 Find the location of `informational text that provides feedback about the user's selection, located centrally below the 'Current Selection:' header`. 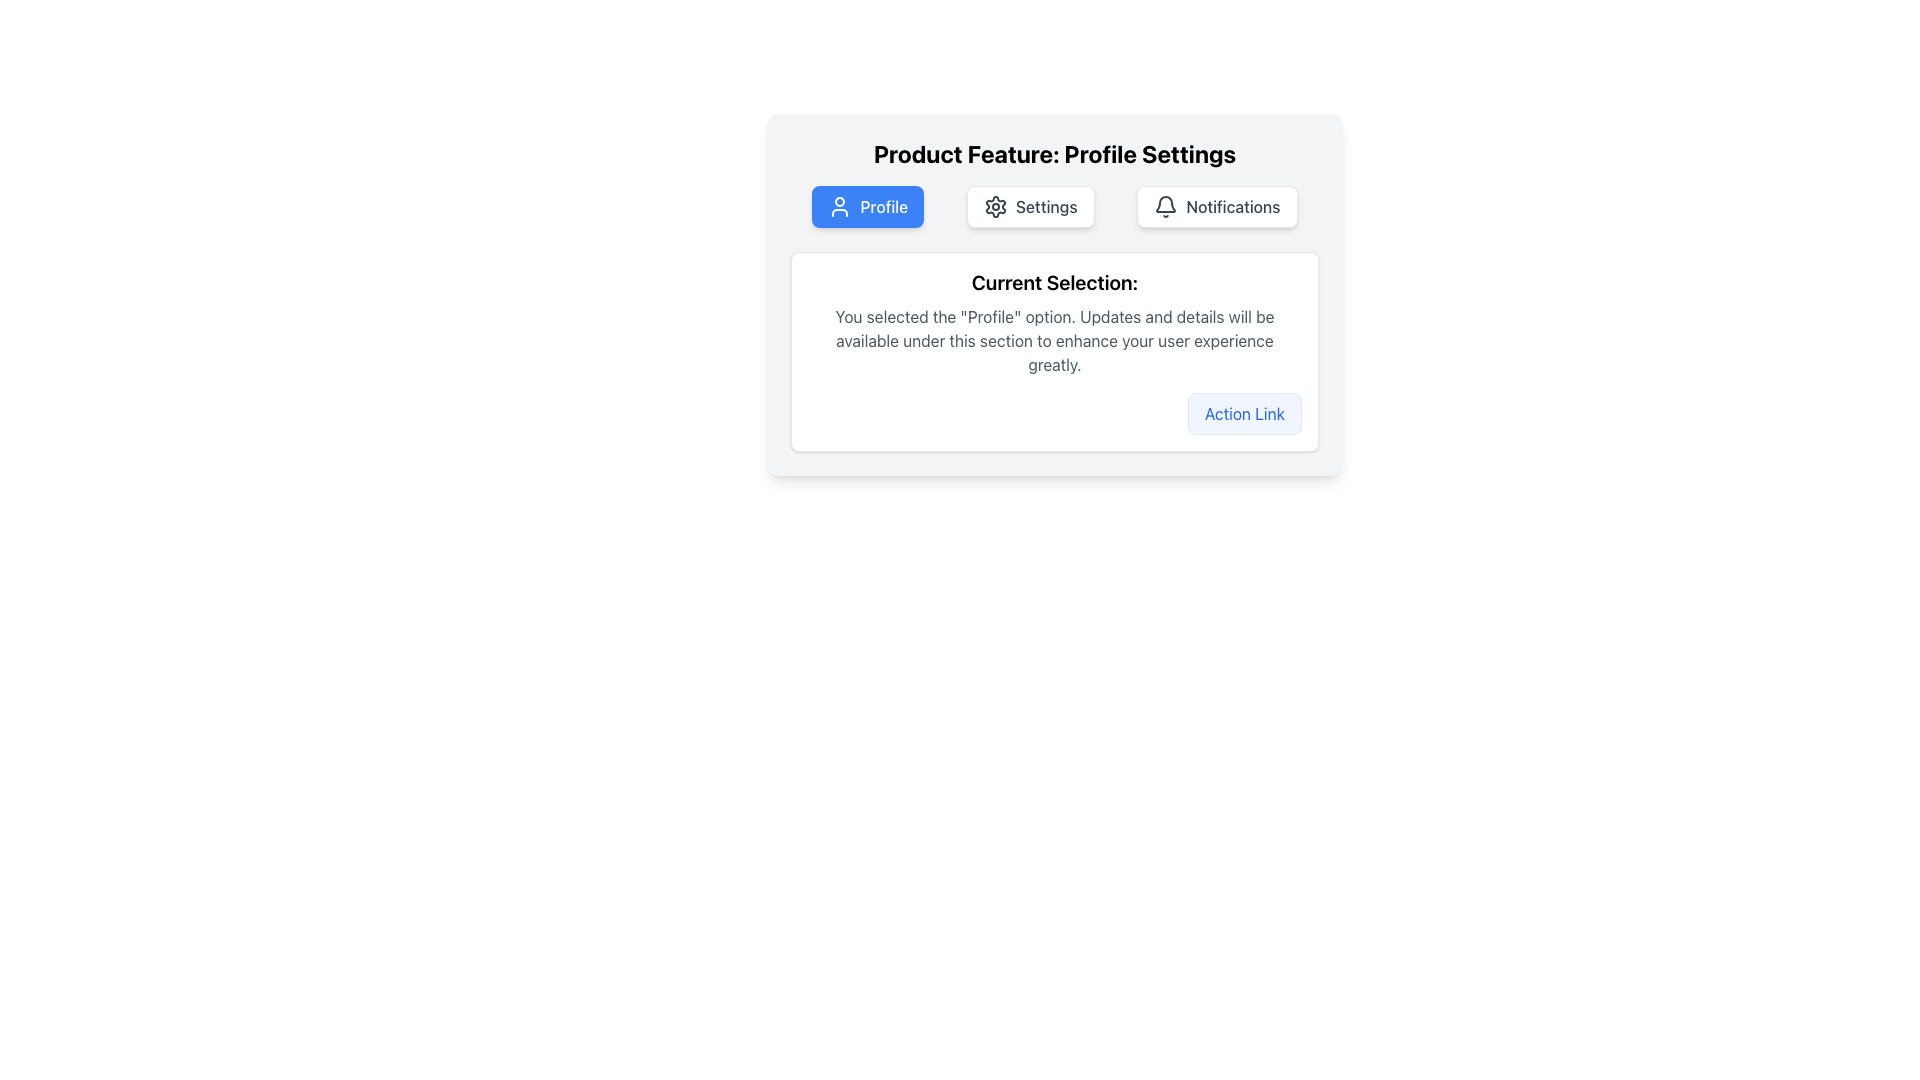

informational text that provides feedback about the user's selection, located centrally below the 'Current Selection:' header is located at coordinates (1054, 339).